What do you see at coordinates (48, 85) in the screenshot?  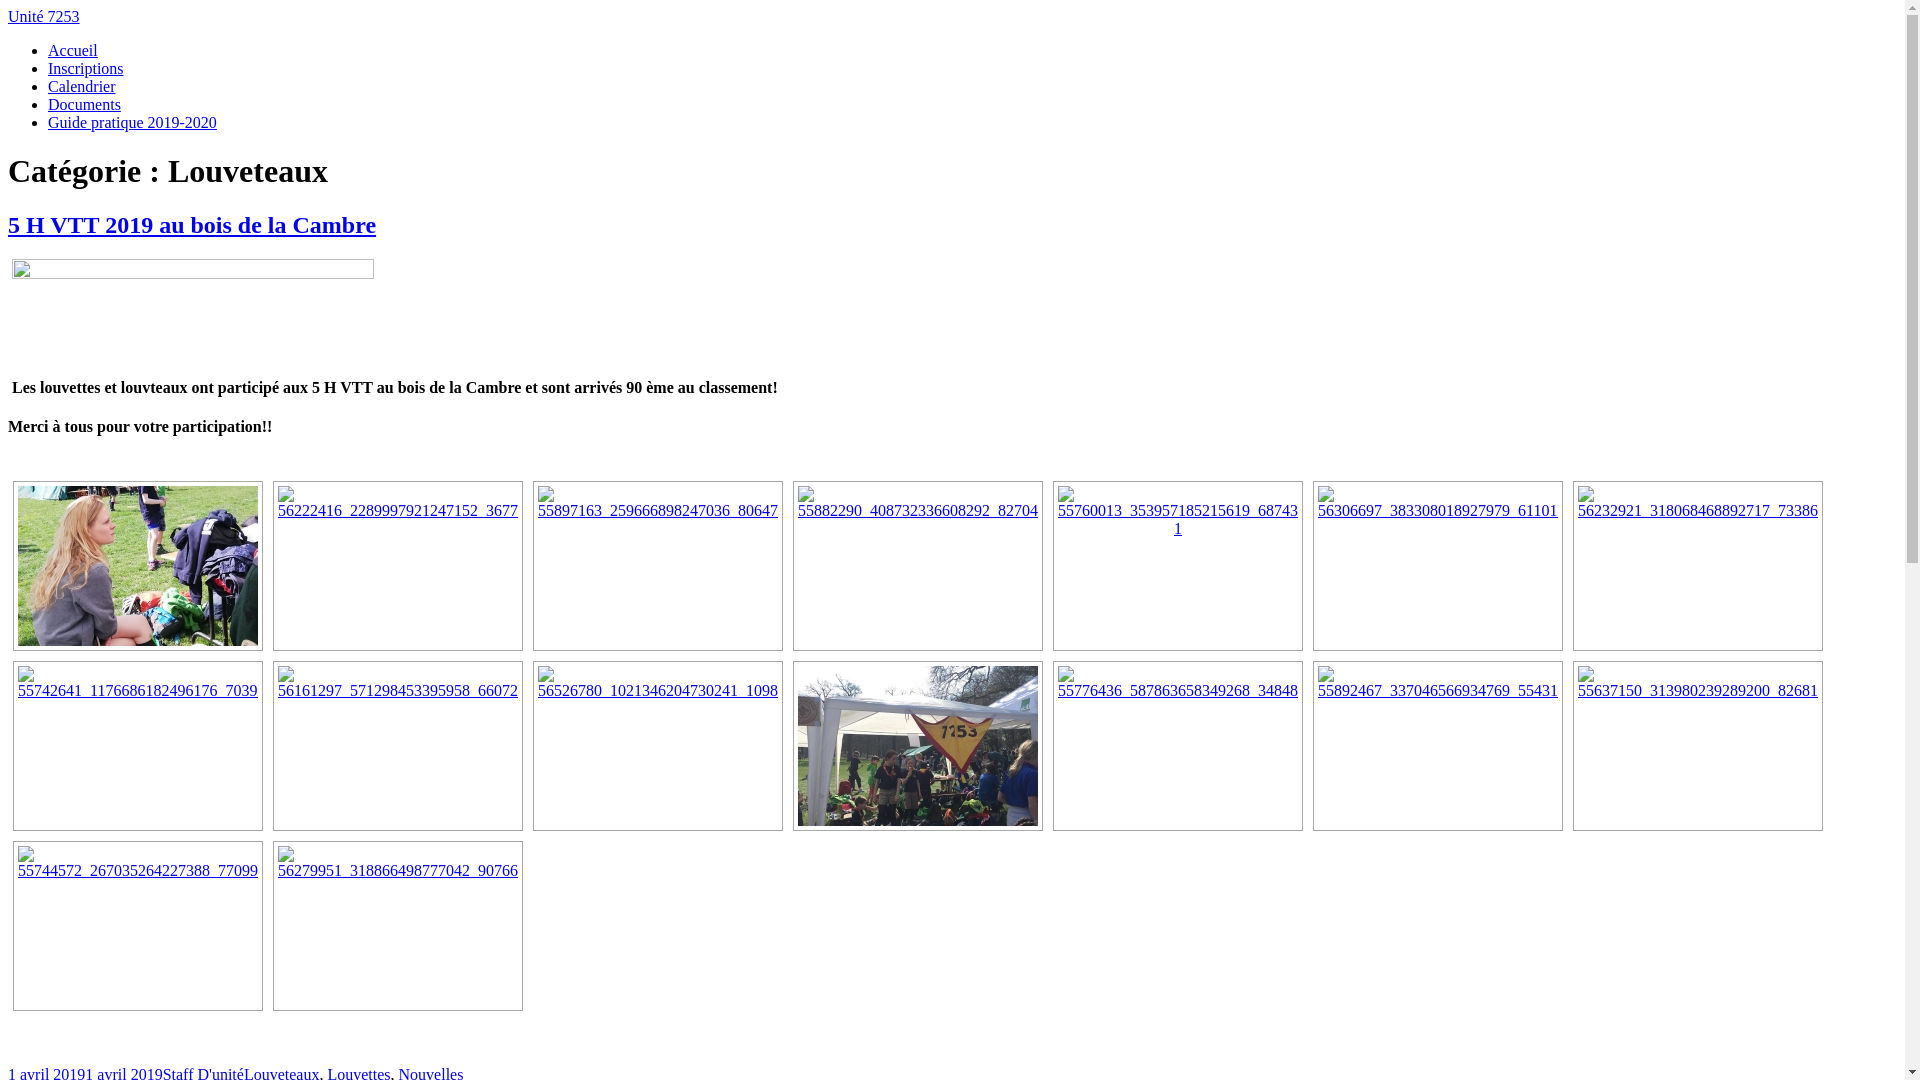 I see `'Calendrier'` at bounding box center [48, 85].